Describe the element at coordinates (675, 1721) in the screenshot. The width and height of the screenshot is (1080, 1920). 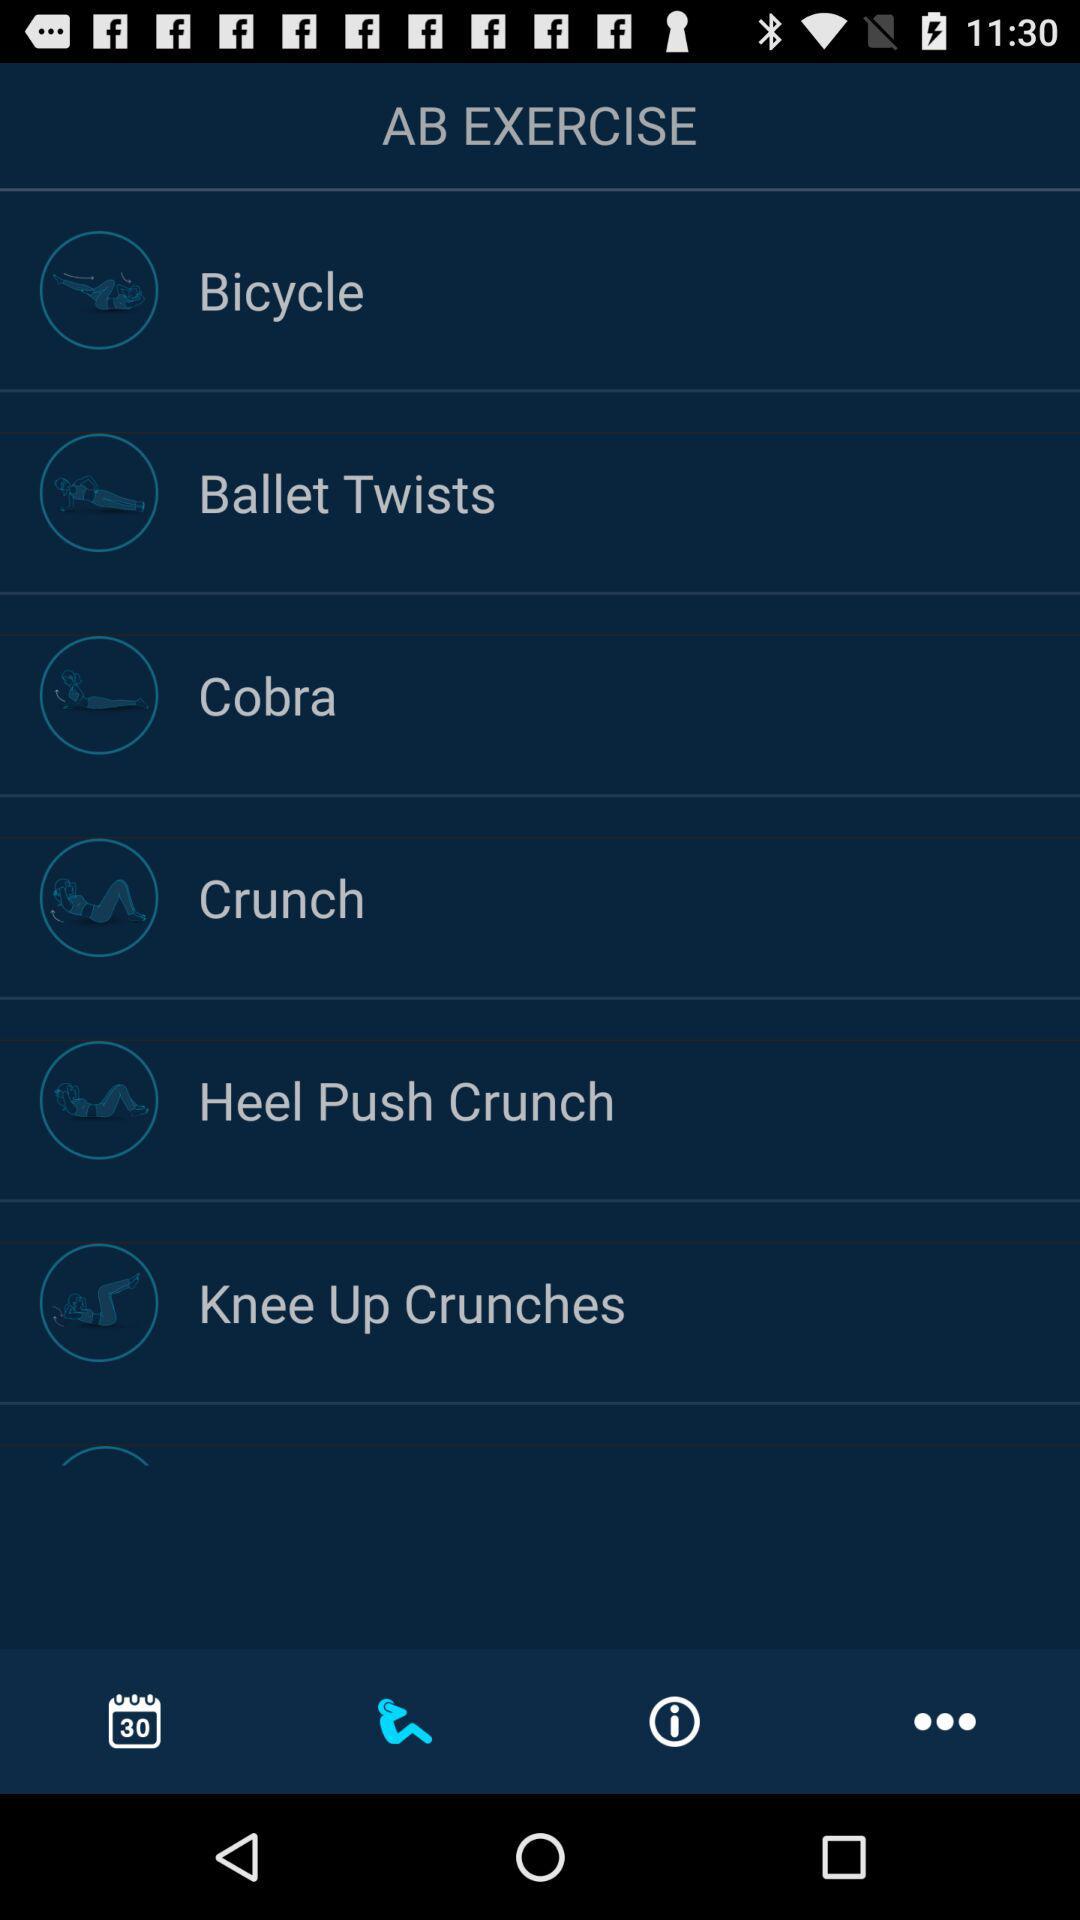
I see `information icon which is on the bottom of the page` at that location.